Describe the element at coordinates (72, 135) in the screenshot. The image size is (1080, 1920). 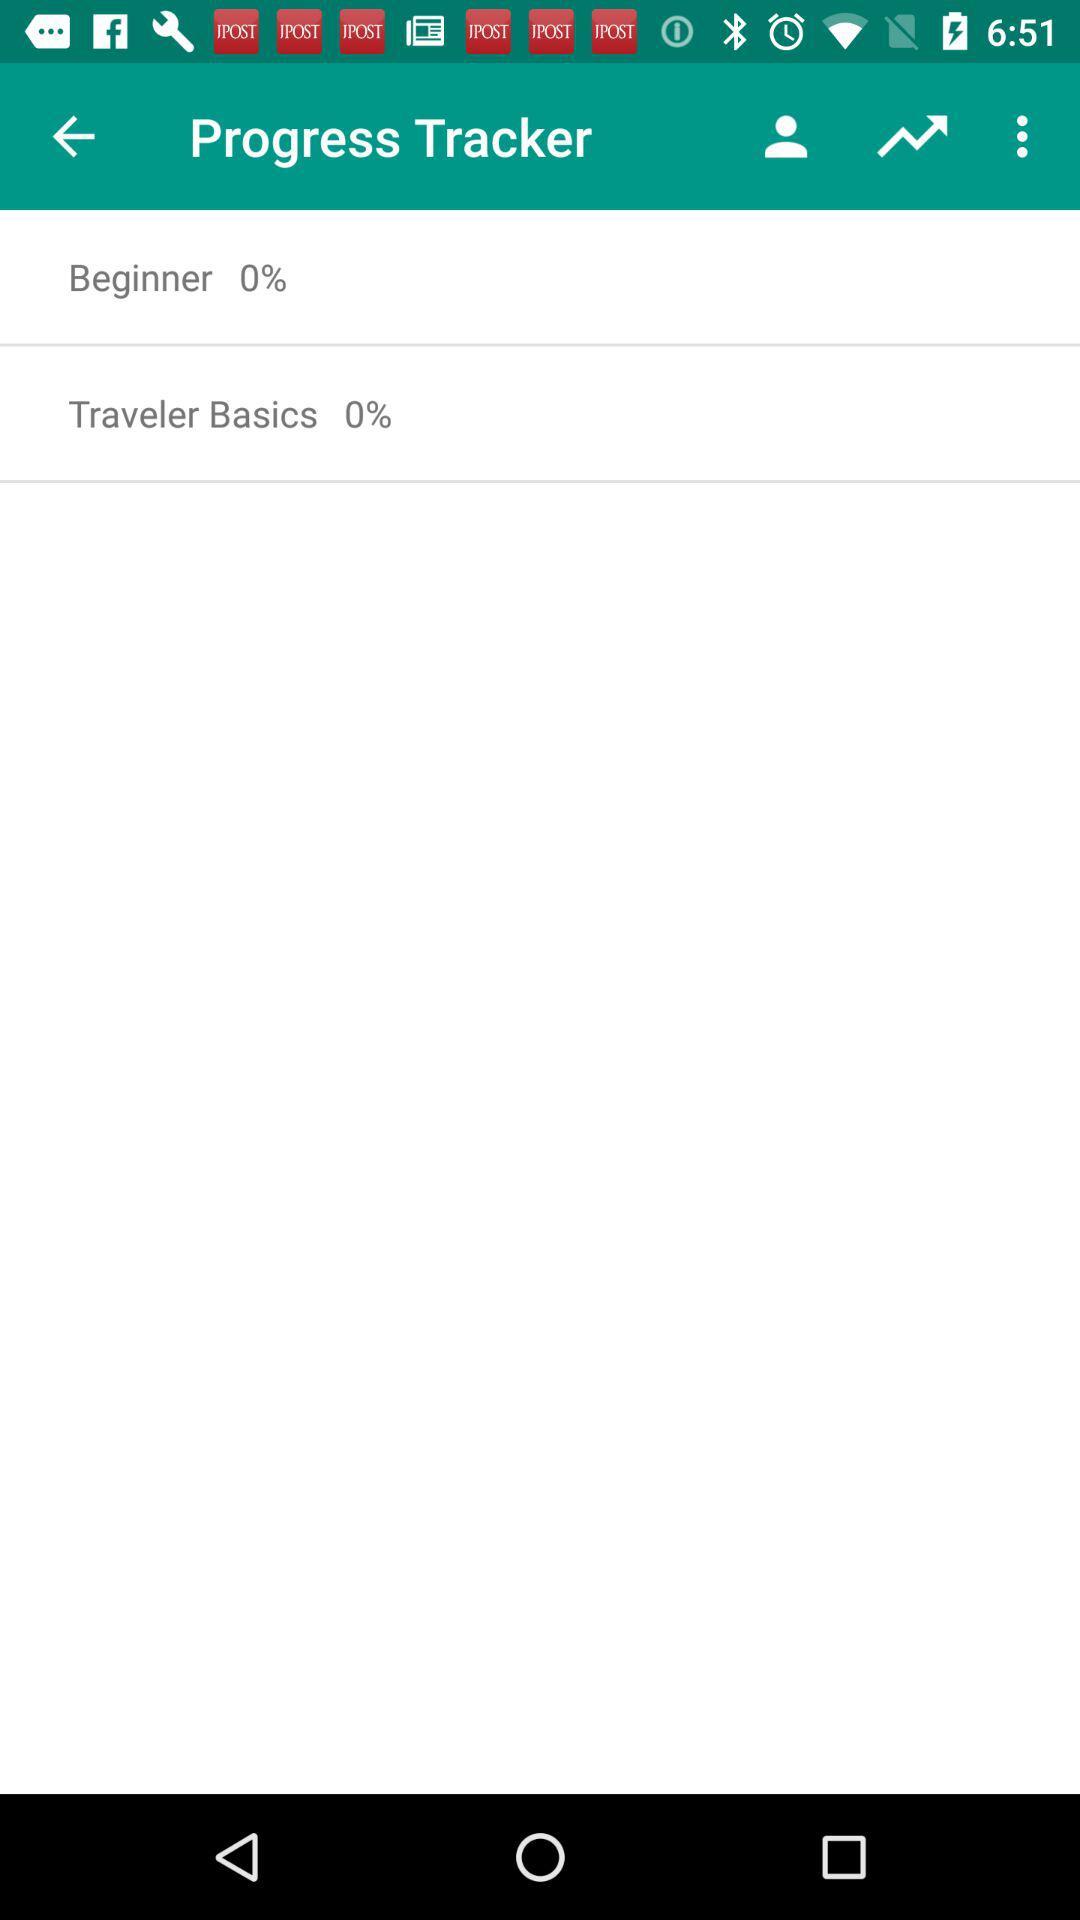
I see `item next to the progress tracker item` at that location.